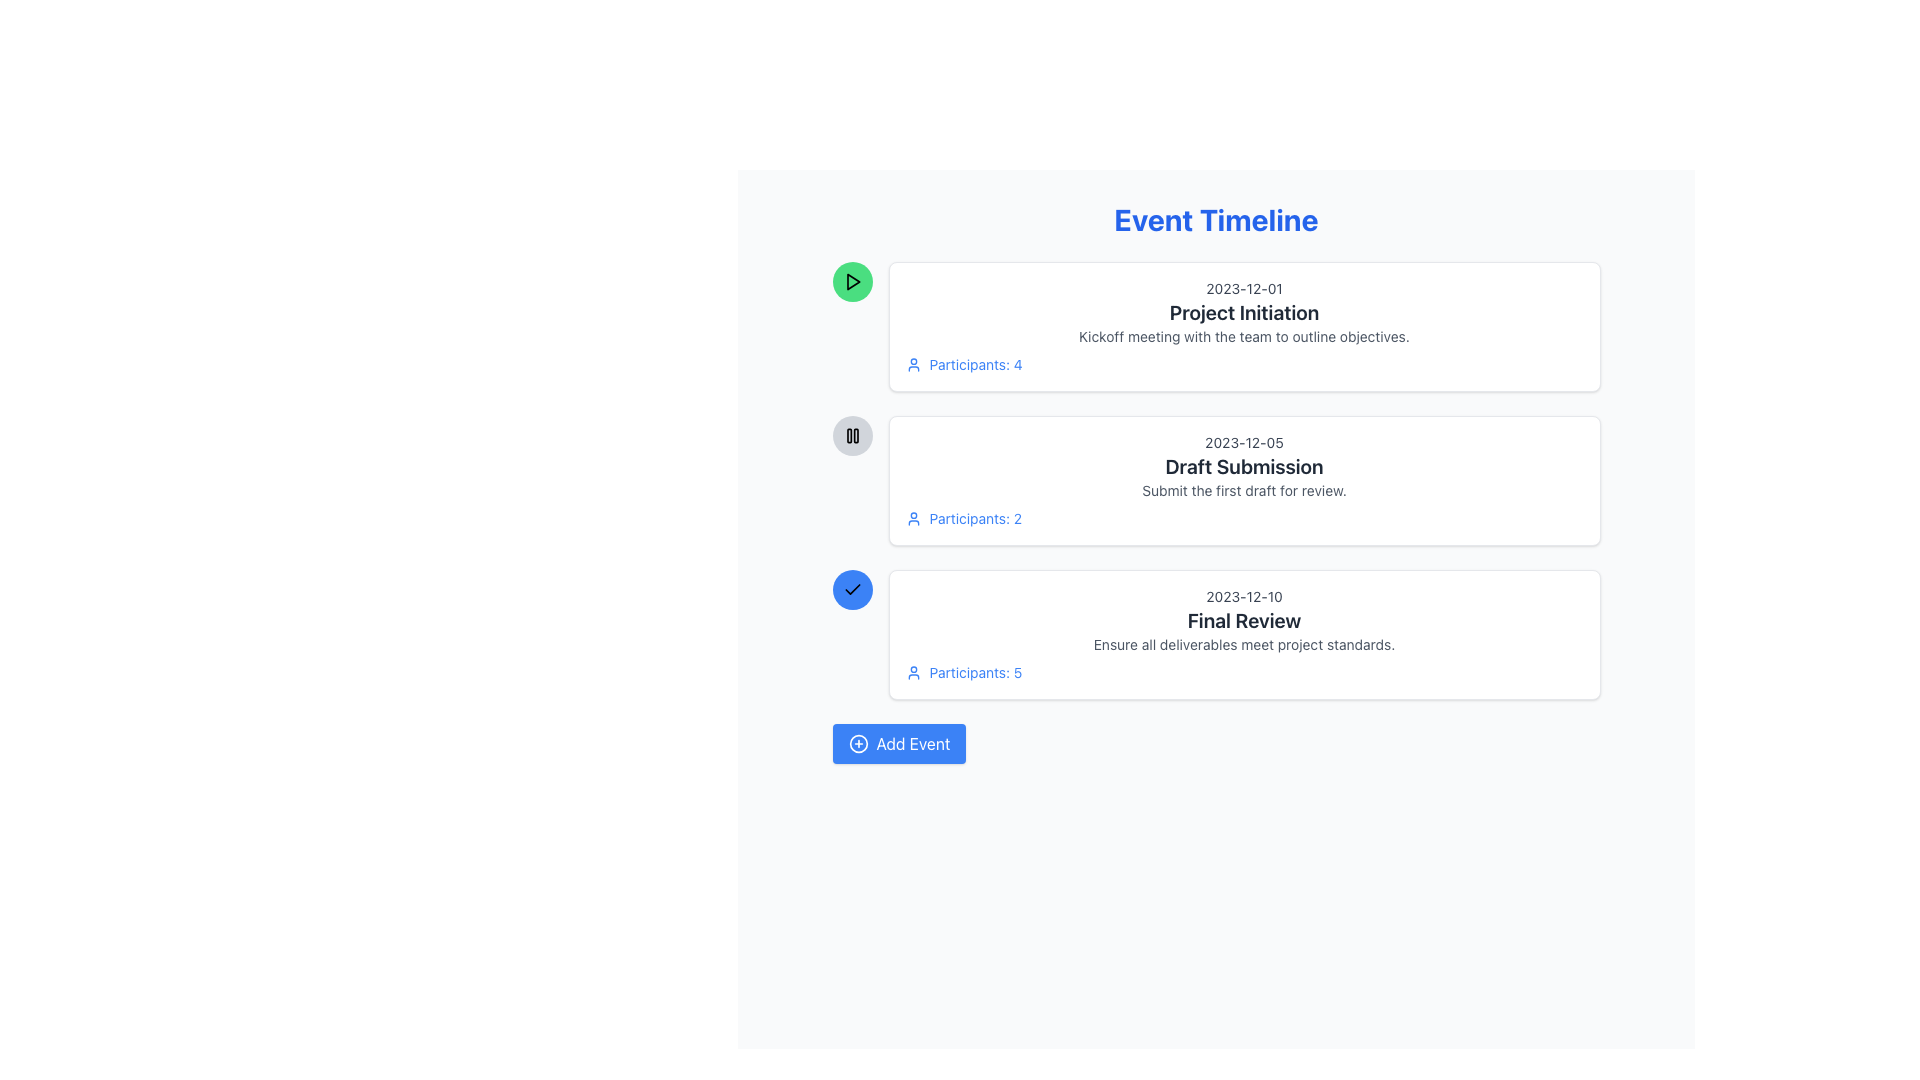  Describe the element at coordinates (1243, 335) in the screenshot. I see `the text element that provides a short description related to the 'Project Initiation' event, located beneath the title and preceding participant information` at that location.